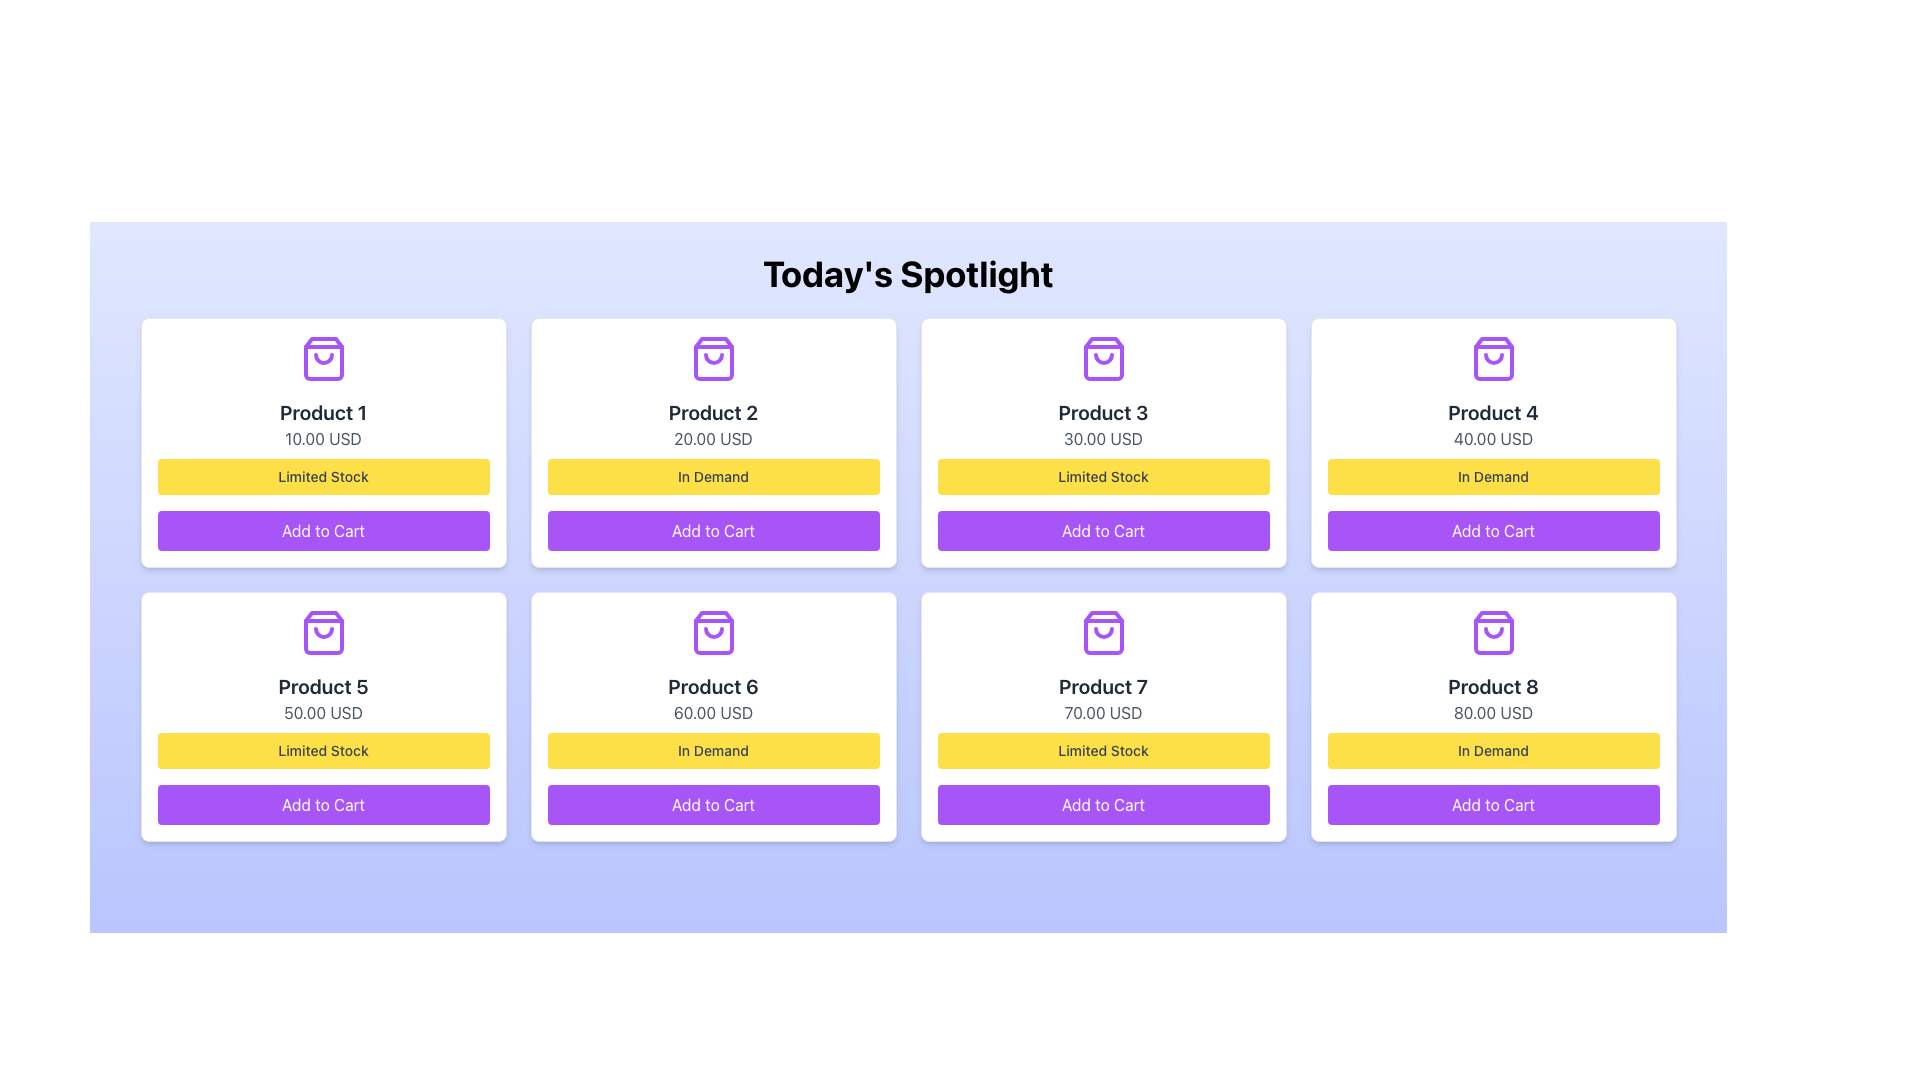 The height and width of the screenshot is (1080, 1920). What do you see at coordinates (713, 477) in the screenshot?
I see `the 'In Demand' text label, which is a rectangular badge-like element with a yellow background and rounded corners, located below '20.00 USD' and above the 'Add to Cart' button` at bounding box center [713, 477].